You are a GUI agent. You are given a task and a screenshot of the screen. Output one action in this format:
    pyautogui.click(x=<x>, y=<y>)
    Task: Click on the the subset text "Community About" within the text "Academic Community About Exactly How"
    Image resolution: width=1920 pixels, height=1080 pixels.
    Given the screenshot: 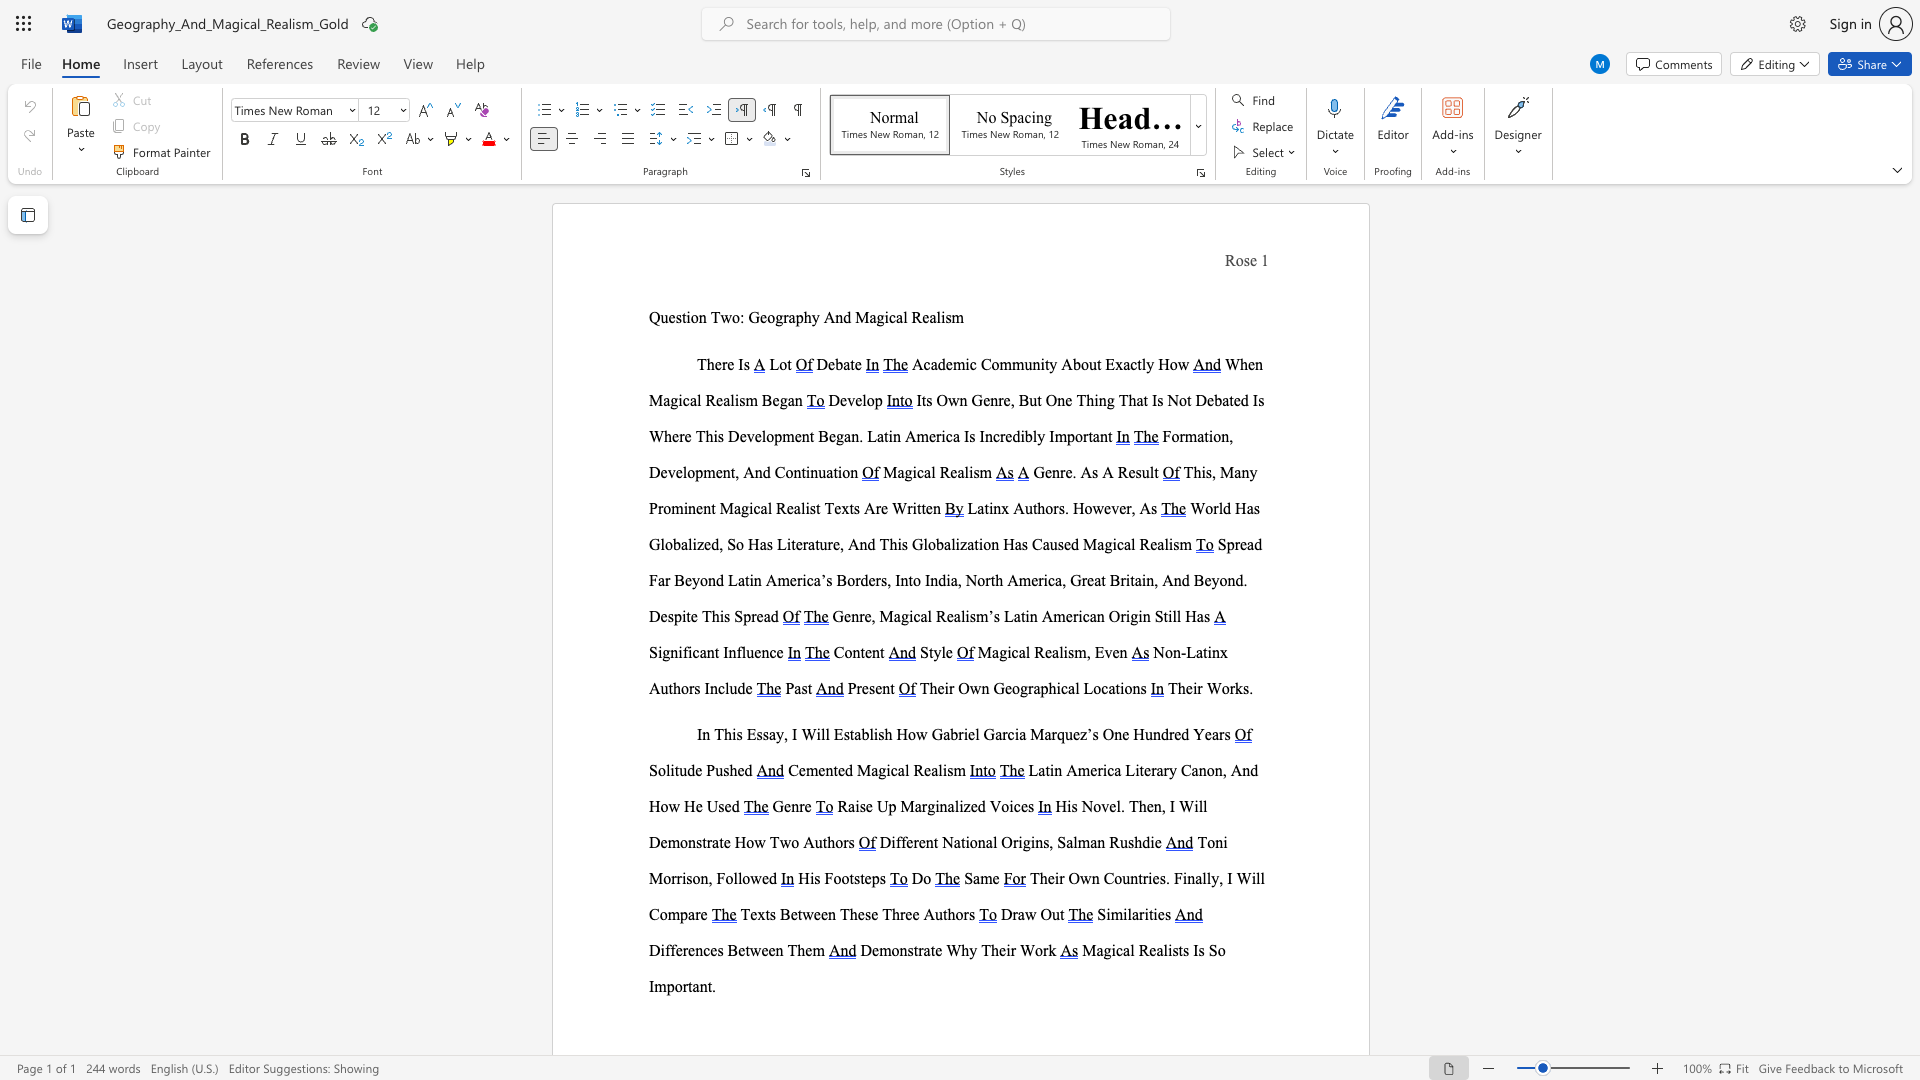 What is the action you would take?
    pyautogui.click(x=980, y=364)
    